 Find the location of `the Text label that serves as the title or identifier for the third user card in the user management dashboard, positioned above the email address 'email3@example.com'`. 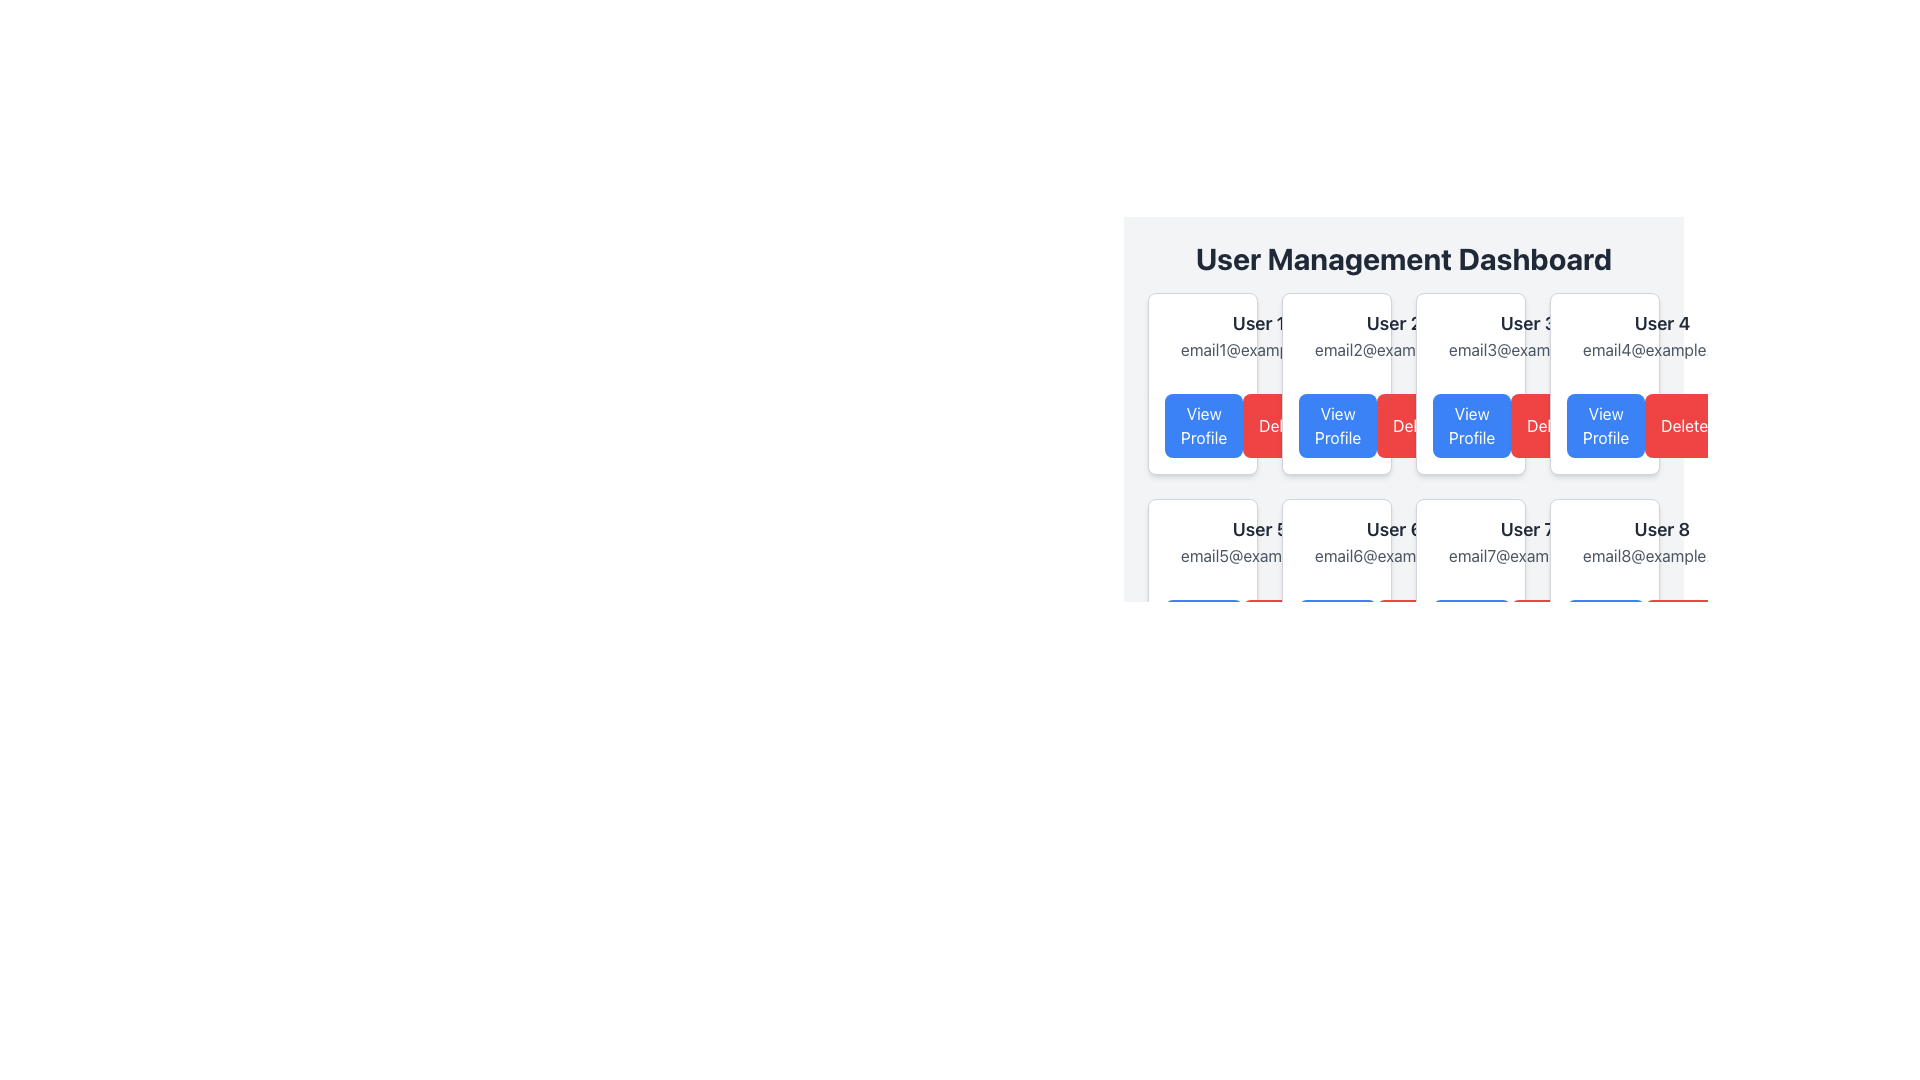

the Text label that serves as the title or identifier for the third user card in the user management dashboard, positioned above the email address 'email3@example.com' is located at coordinates (1527, 323).